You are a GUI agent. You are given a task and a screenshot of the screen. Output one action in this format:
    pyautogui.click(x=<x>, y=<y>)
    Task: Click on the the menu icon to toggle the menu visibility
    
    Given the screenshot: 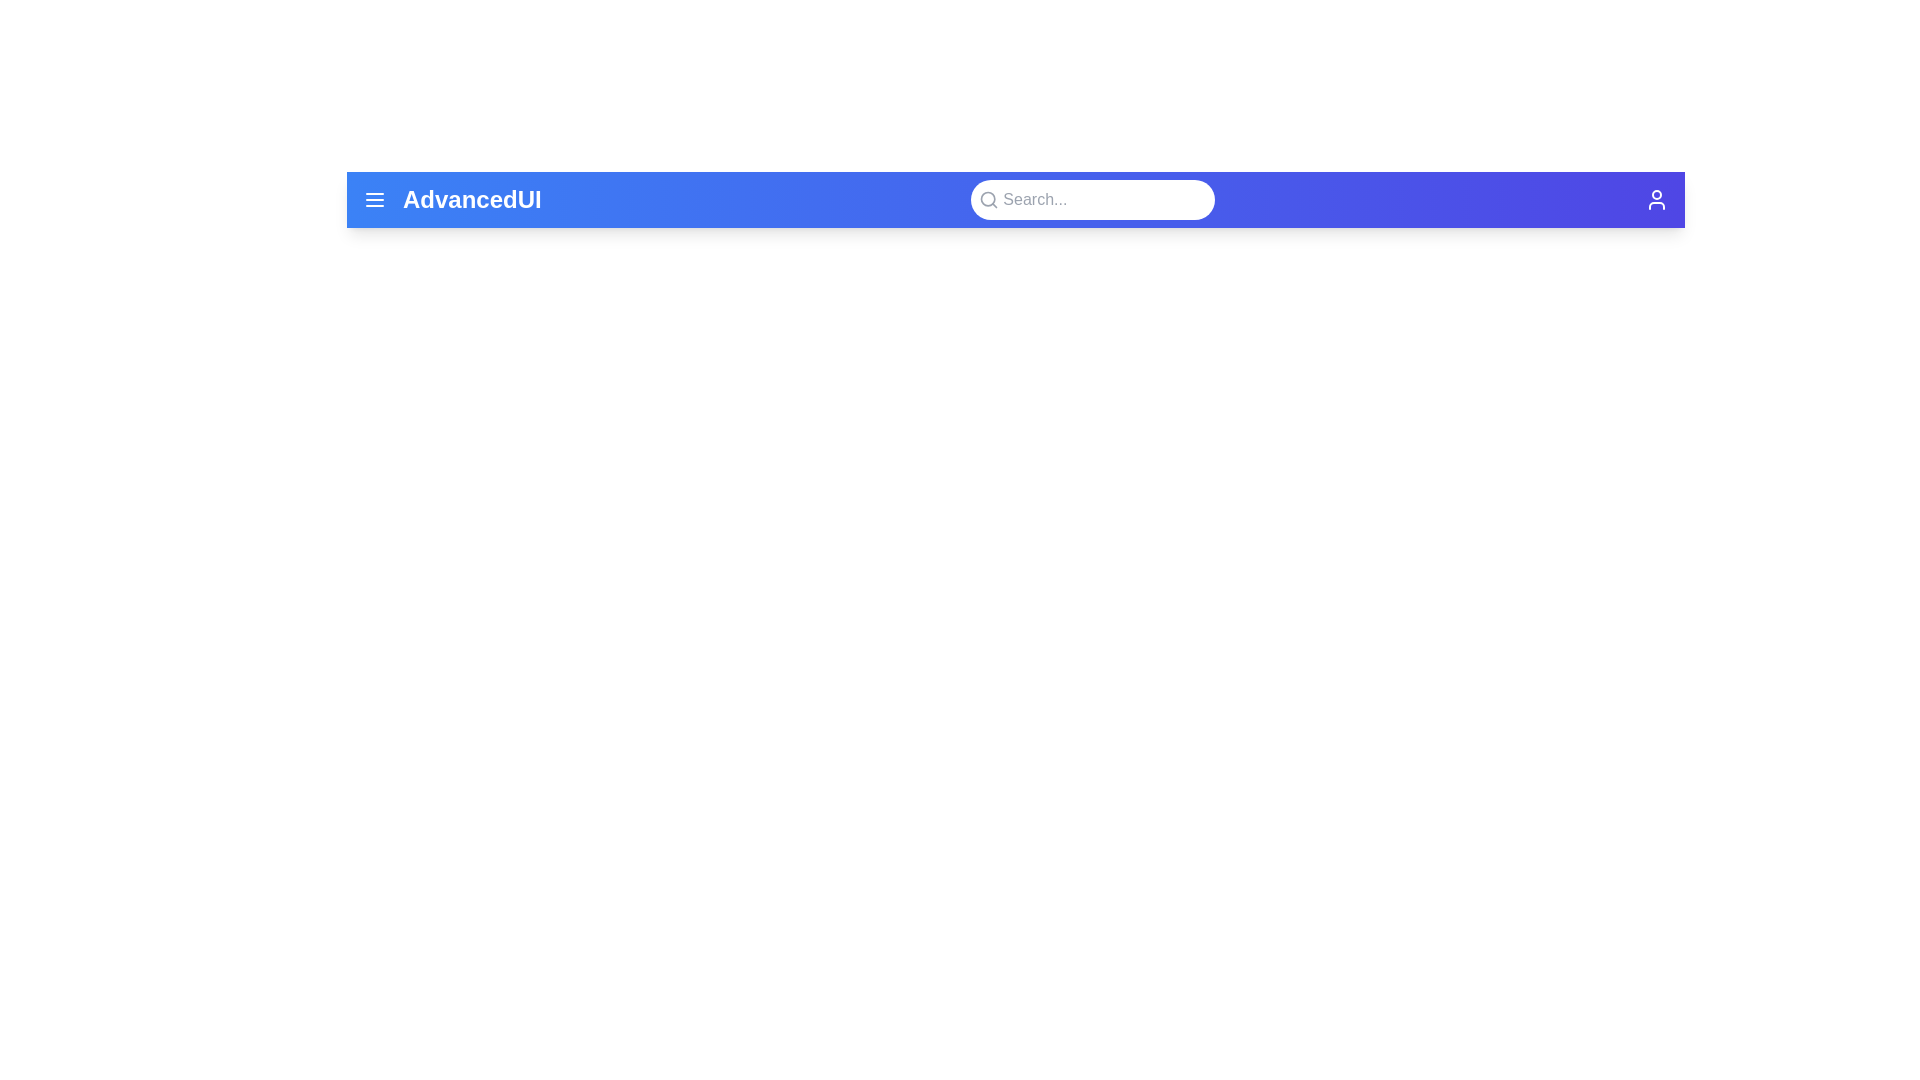 What is the action you would take?
    pyautogui.click(x=374, y=200)
    